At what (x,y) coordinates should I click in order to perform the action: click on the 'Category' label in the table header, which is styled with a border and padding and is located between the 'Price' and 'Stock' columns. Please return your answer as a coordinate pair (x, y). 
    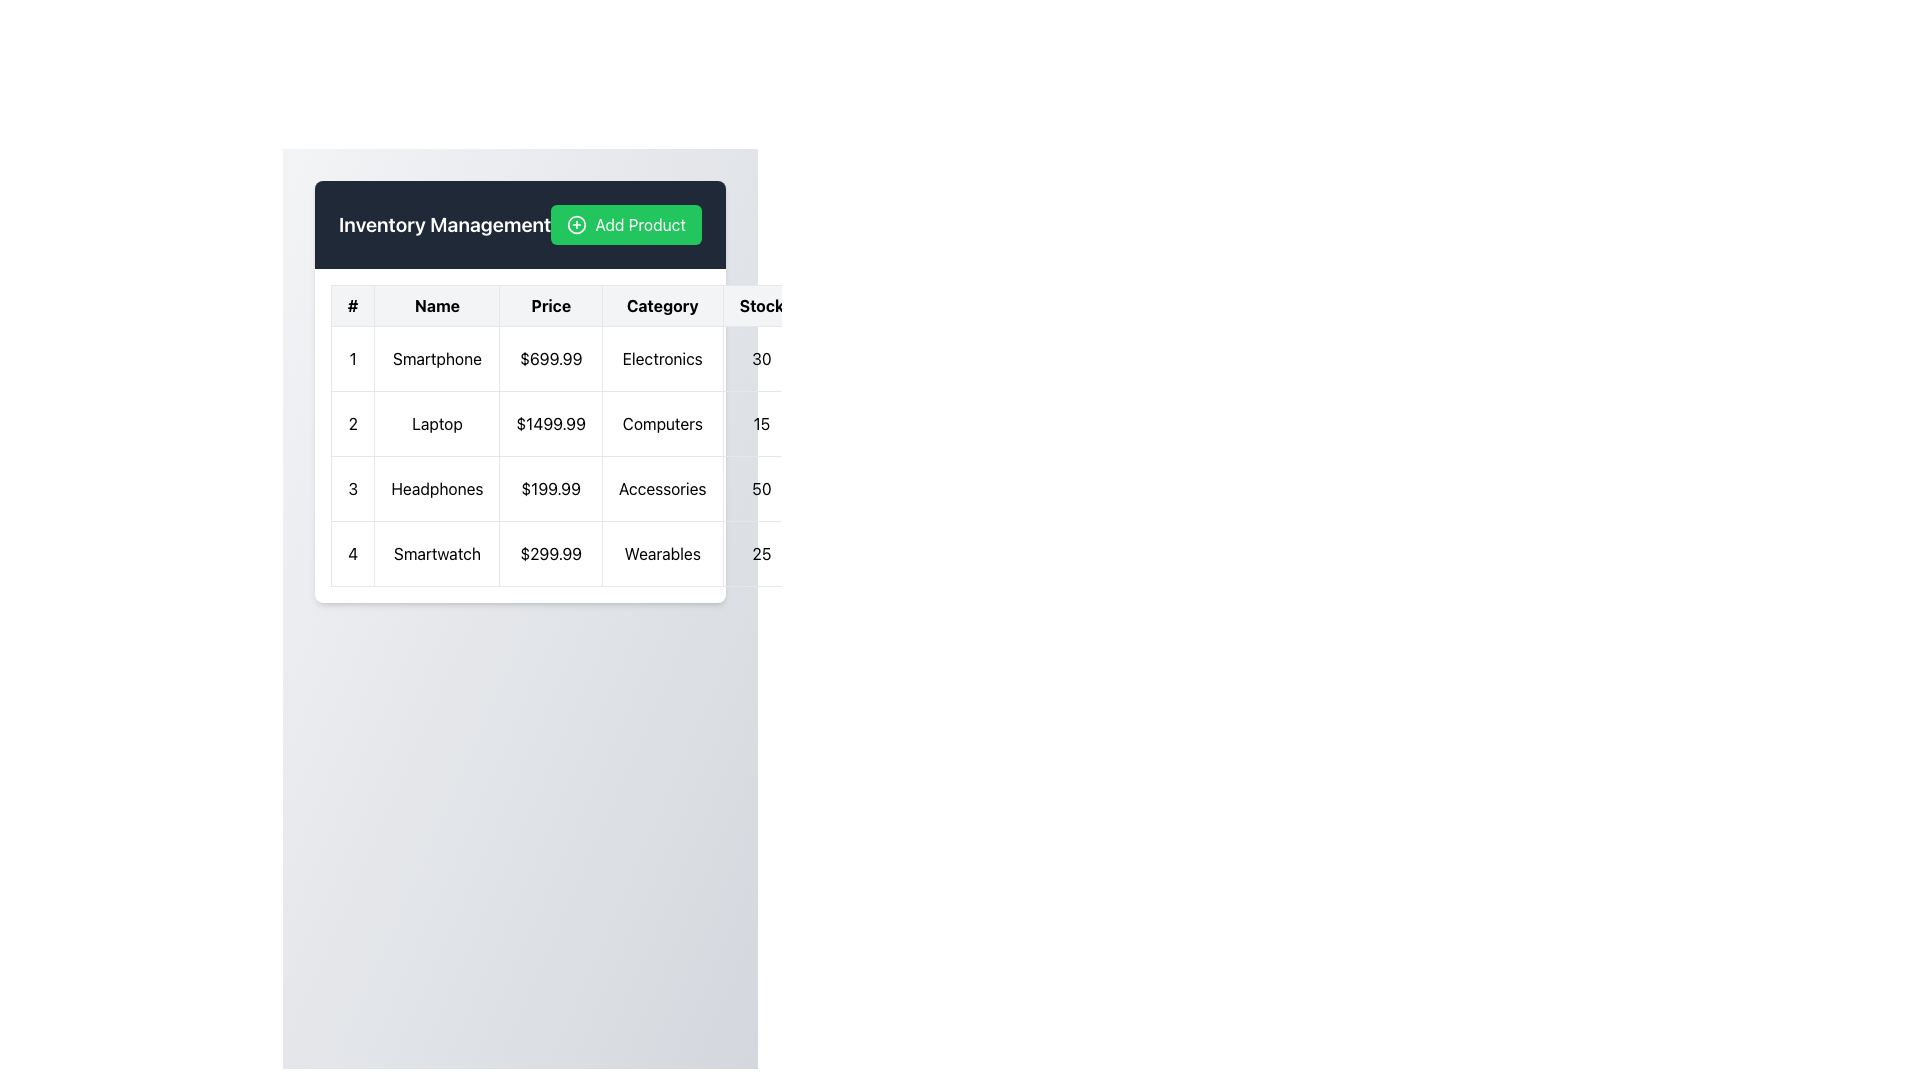
    Looking at the image, I should click on (662, 305).